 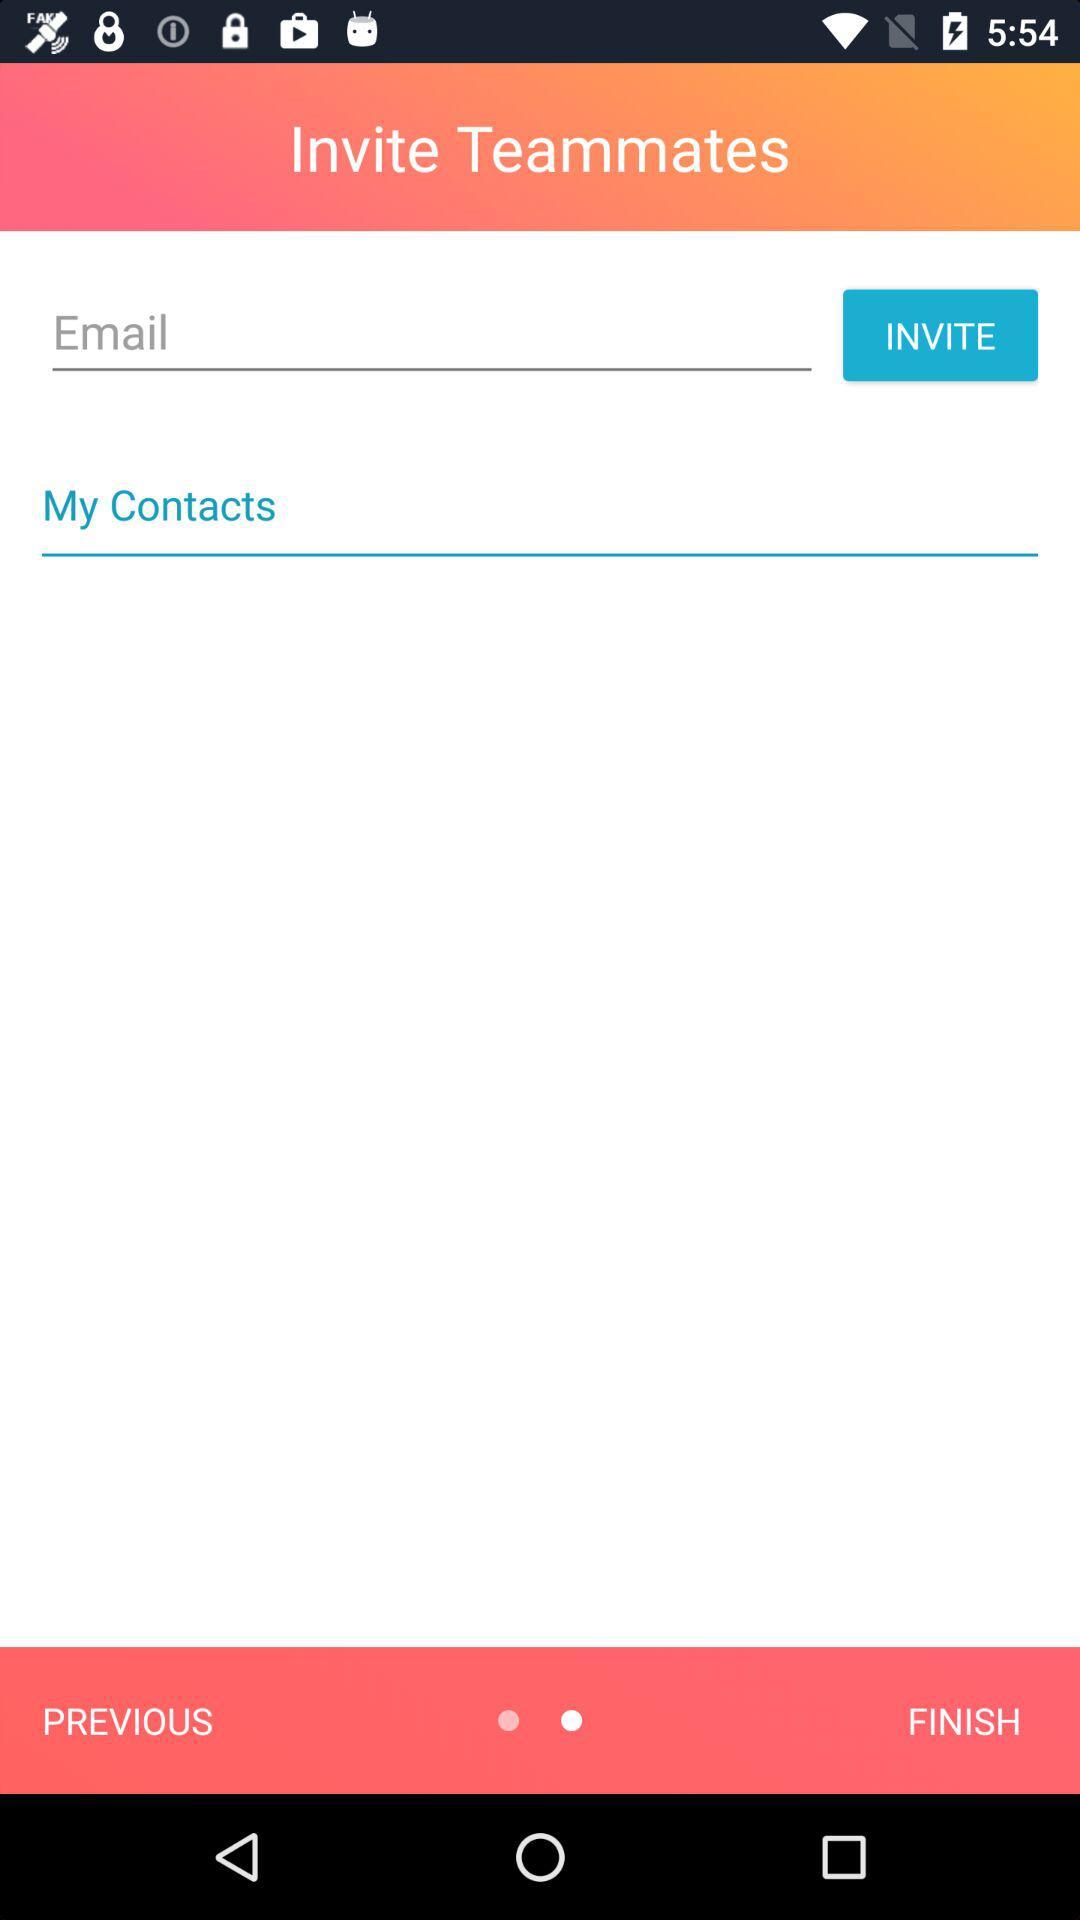 I want to click on the icon above the previous item, so click(x=540, y=555).